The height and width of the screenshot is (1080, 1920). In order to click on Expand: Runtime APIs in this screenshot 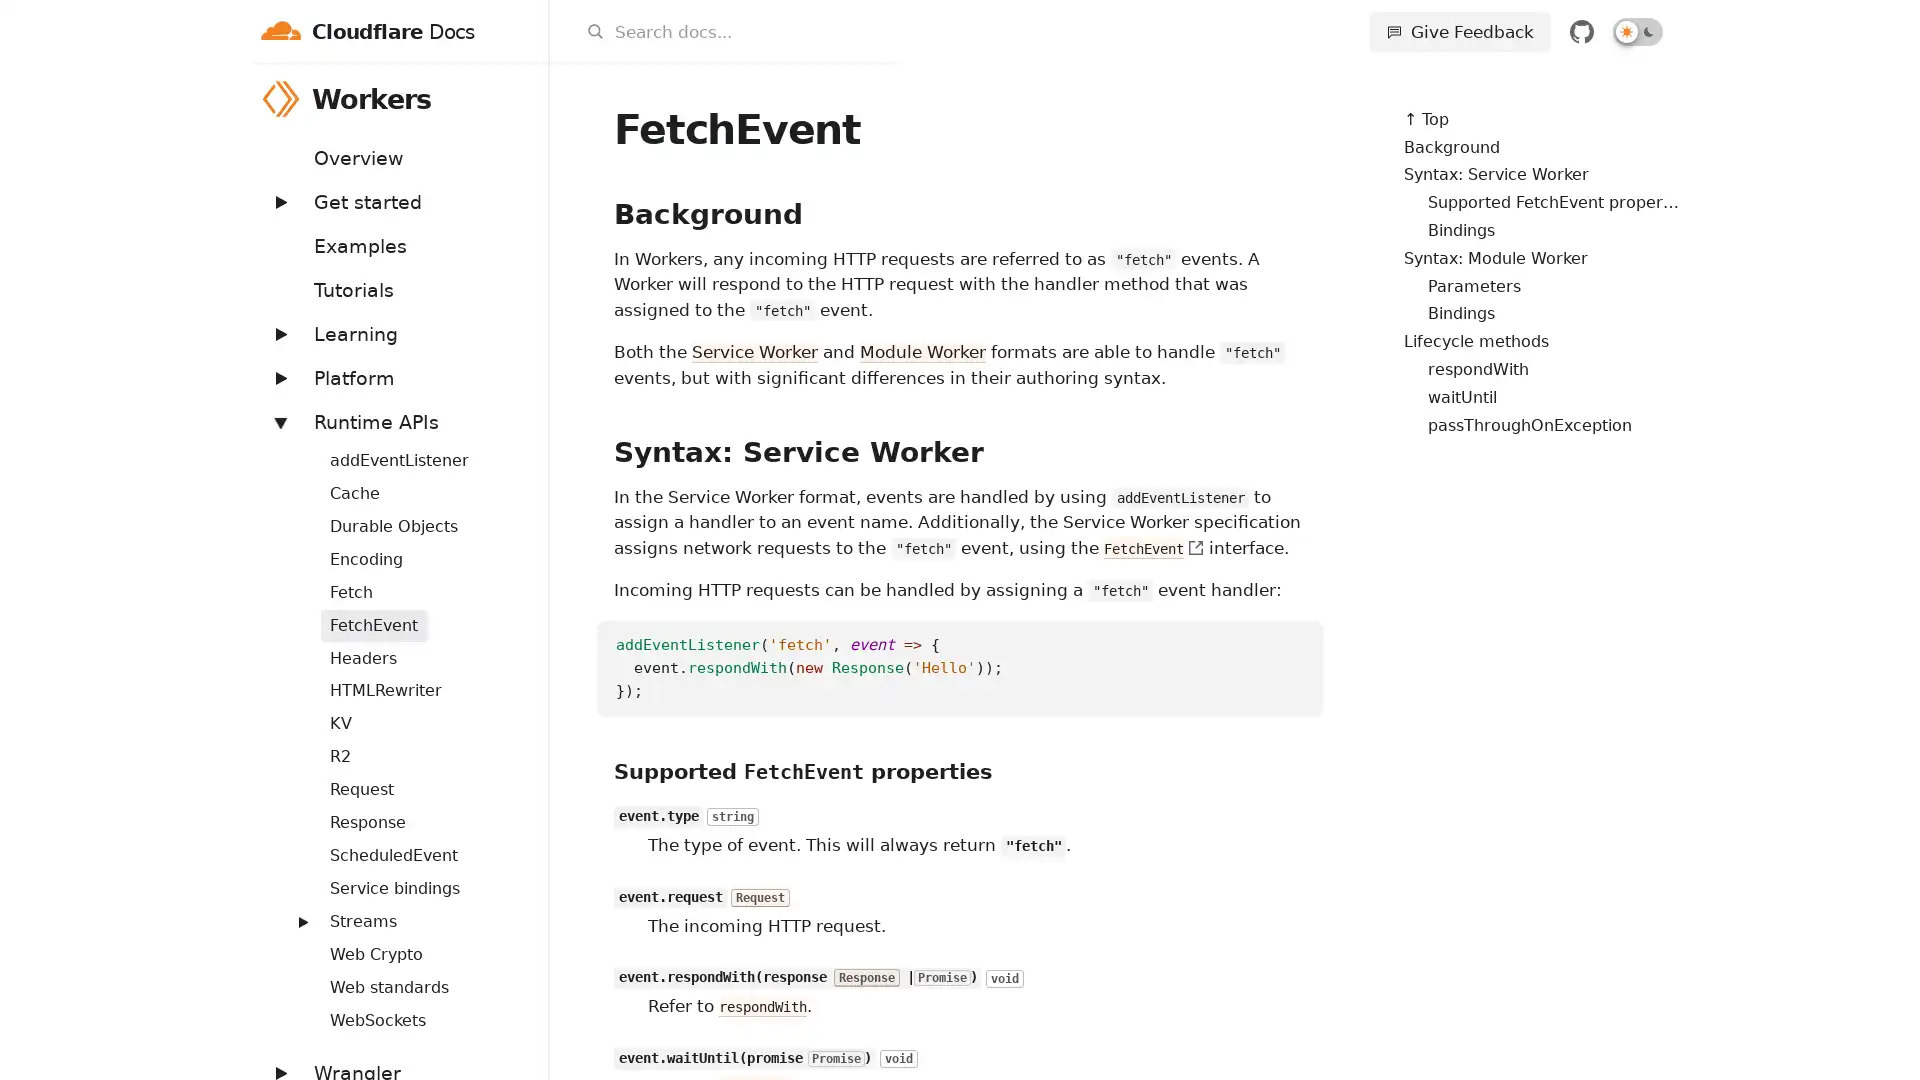, I will do `click(278, 420)`.